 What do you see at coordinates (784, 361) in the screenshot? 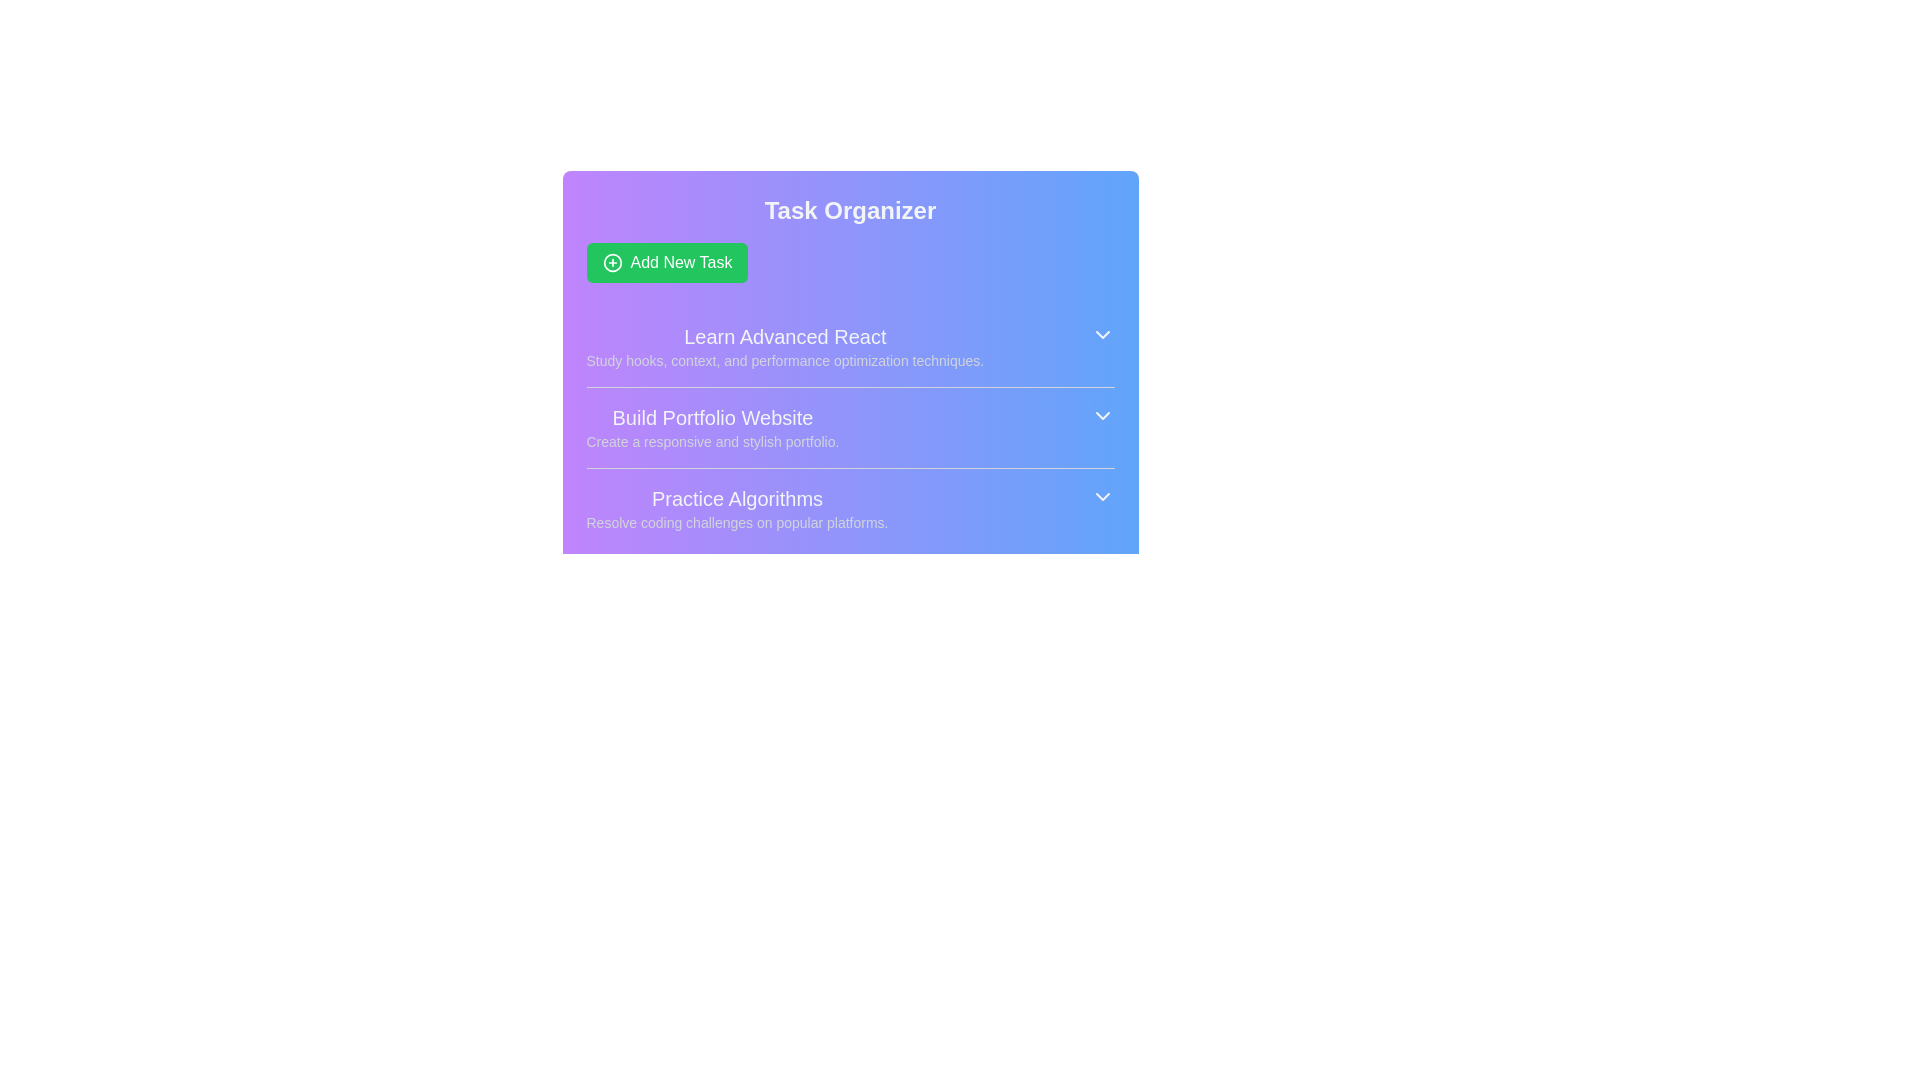
I see `the descriptive text element that provides additional explanation about the 'Learn Advanced React' section, located just below its heading` at bounding box center [784, 361].